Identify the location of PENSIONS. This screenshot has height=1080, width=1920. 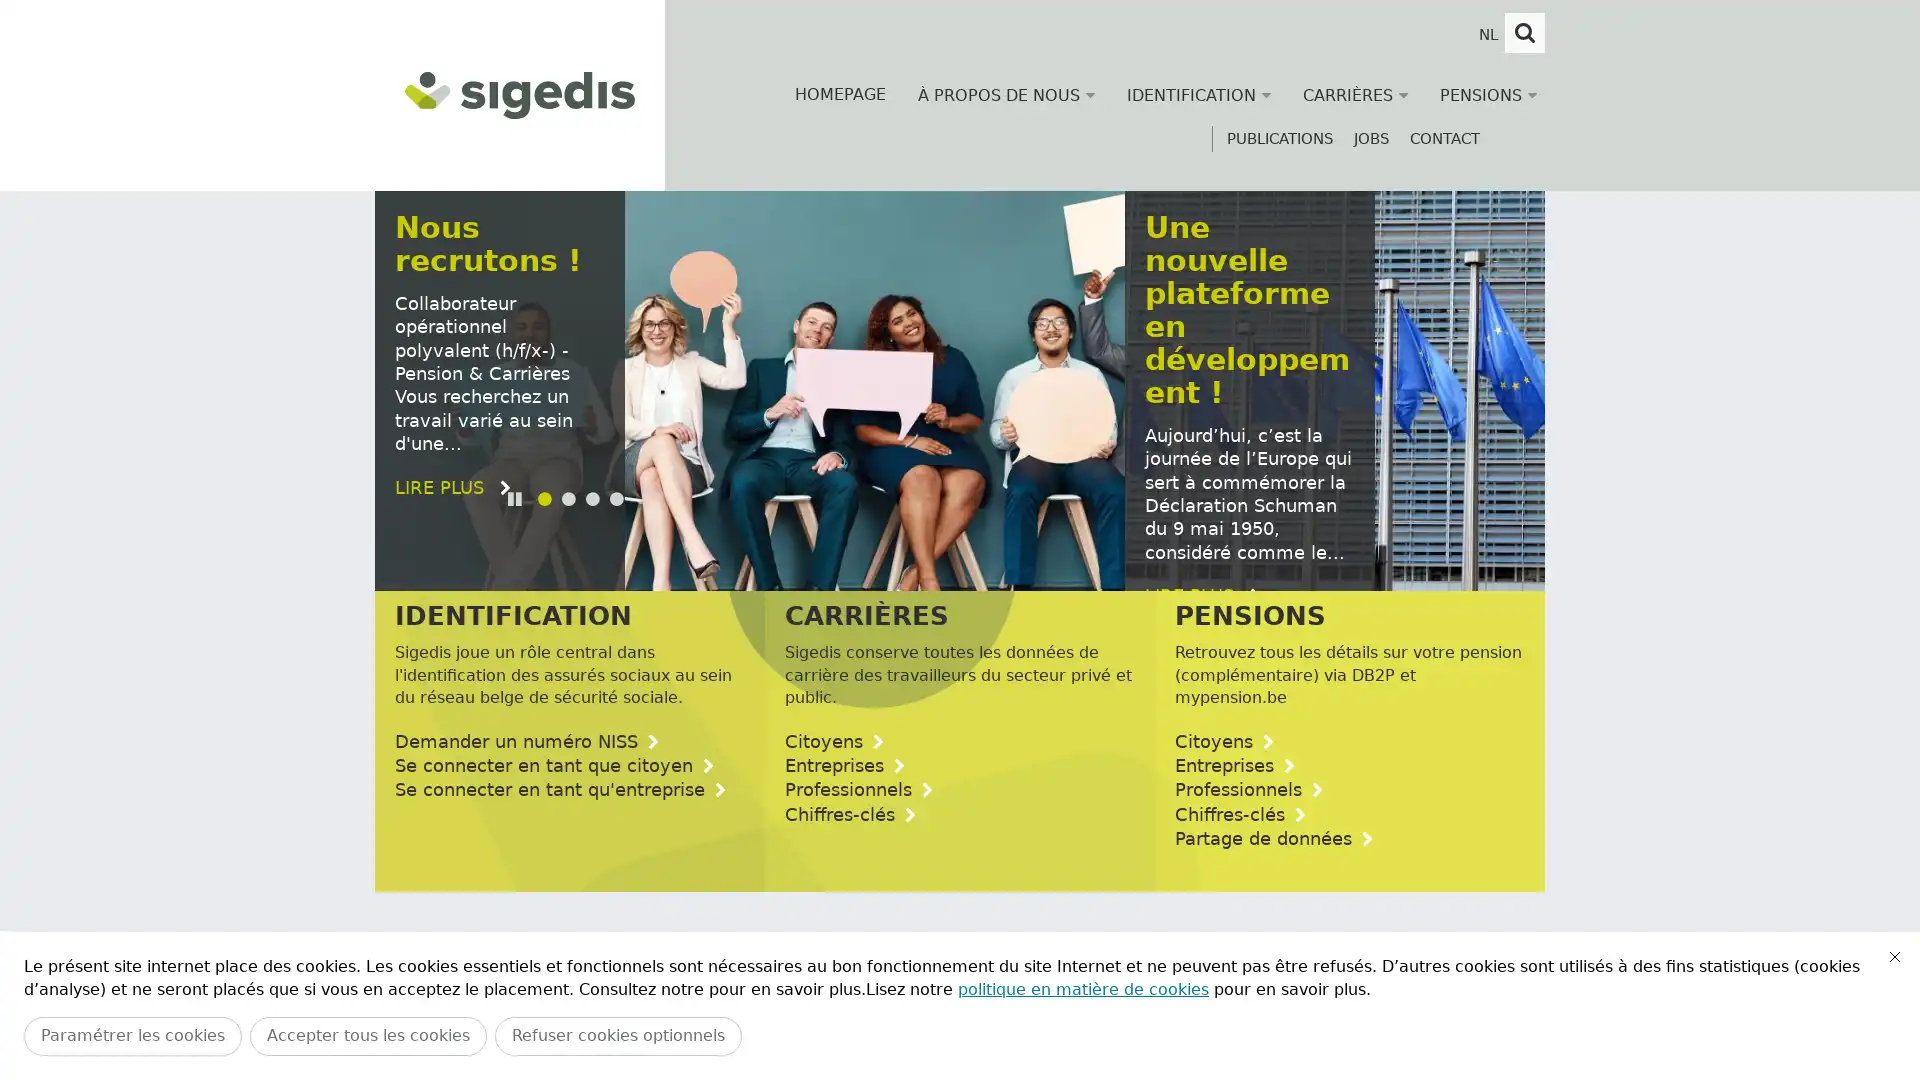
(1488, 95).